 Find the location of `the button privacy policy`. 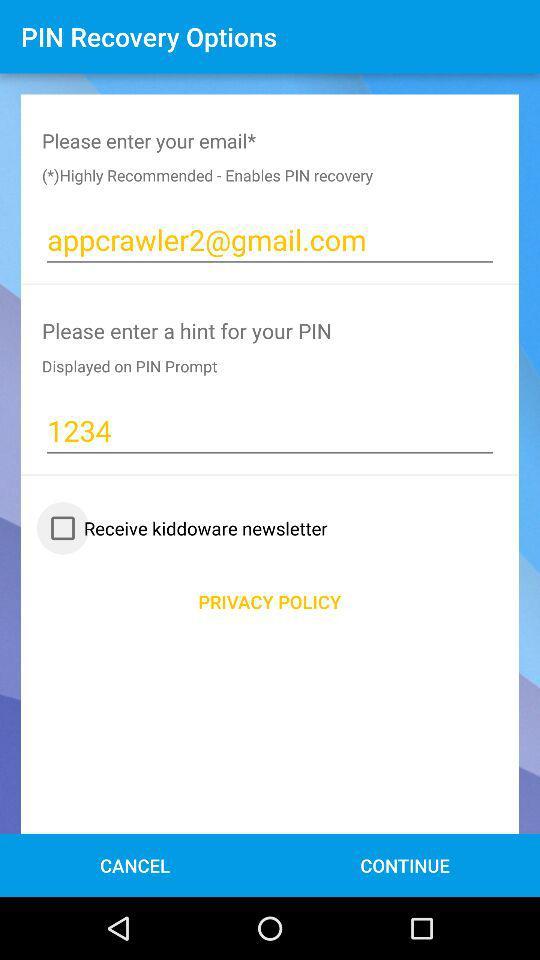

the button privacy policy is located at coordinates (270, 600).